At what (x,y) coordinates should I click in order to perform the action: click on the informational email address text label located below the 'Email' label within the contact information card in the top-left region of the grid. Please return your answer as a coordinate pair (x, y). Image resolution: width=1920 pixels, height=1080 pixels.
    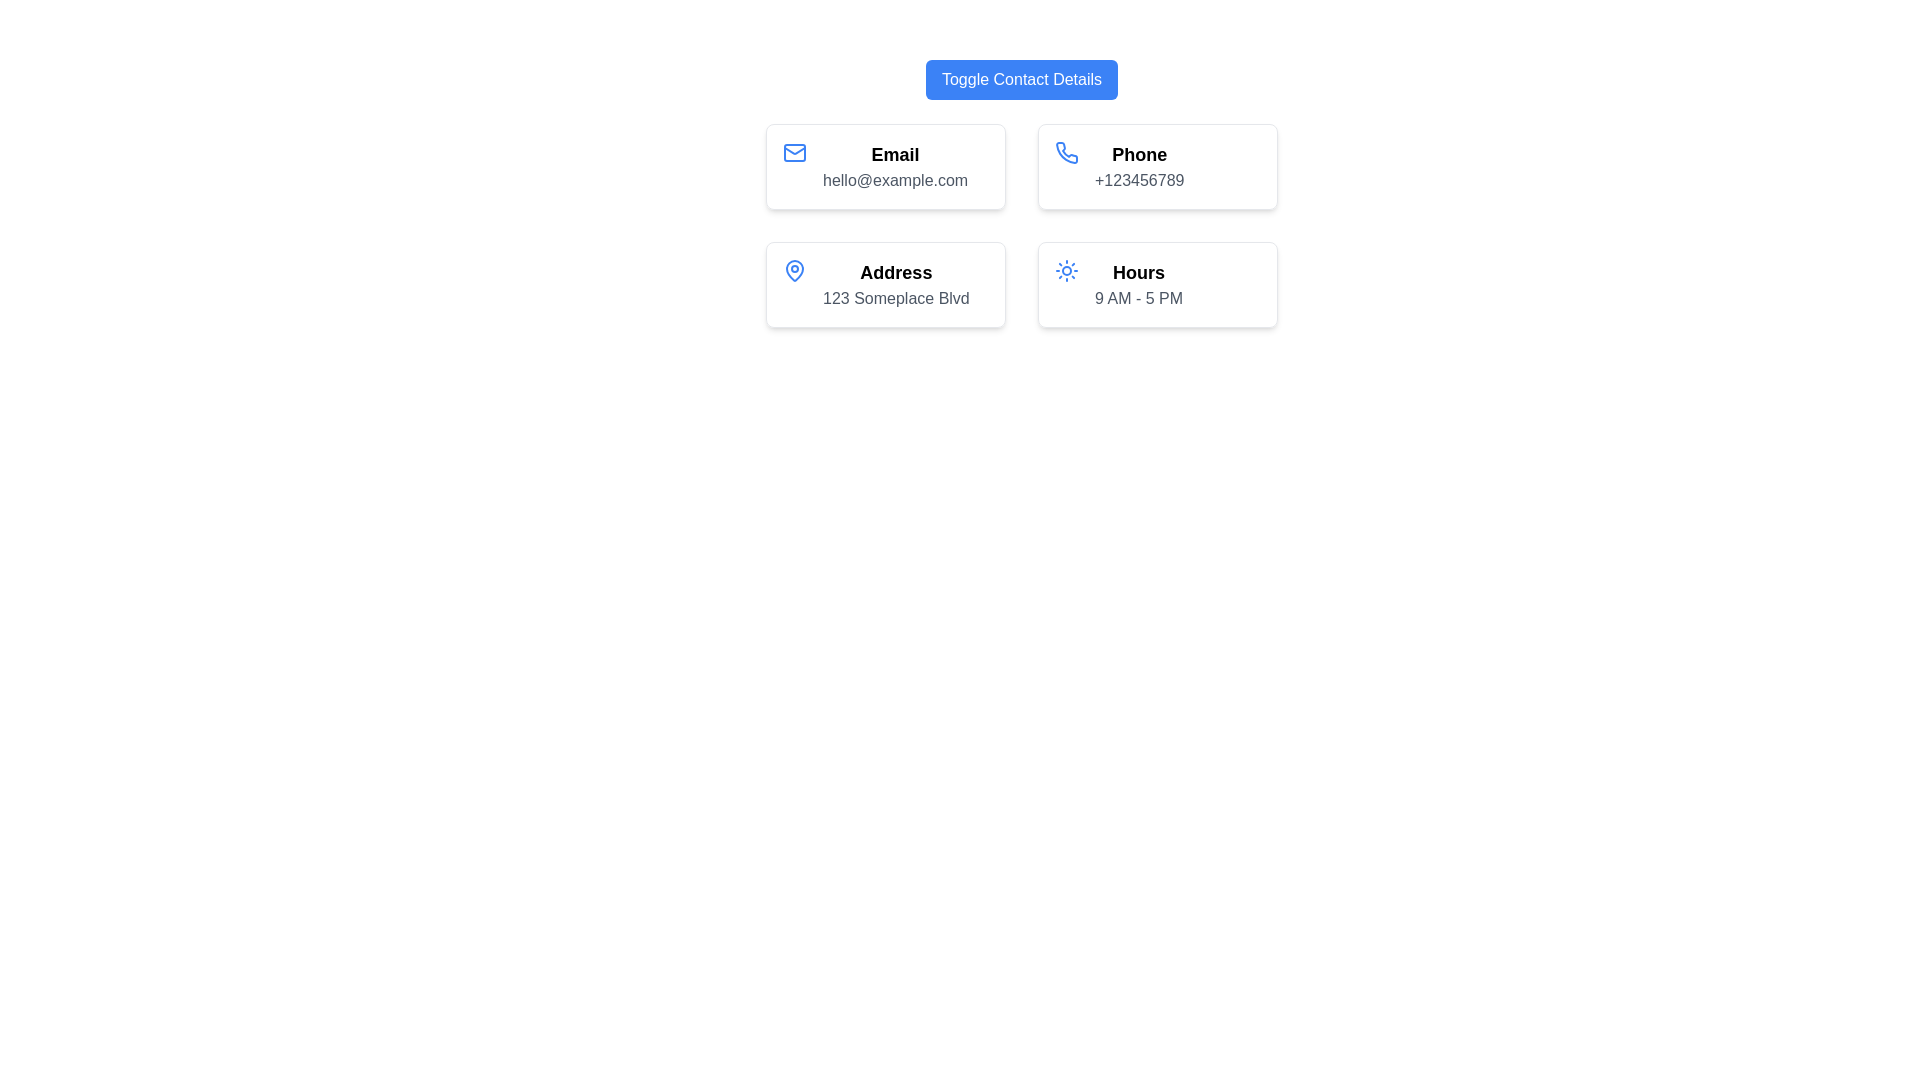
    Looking at the image, I should click on (894, 181).